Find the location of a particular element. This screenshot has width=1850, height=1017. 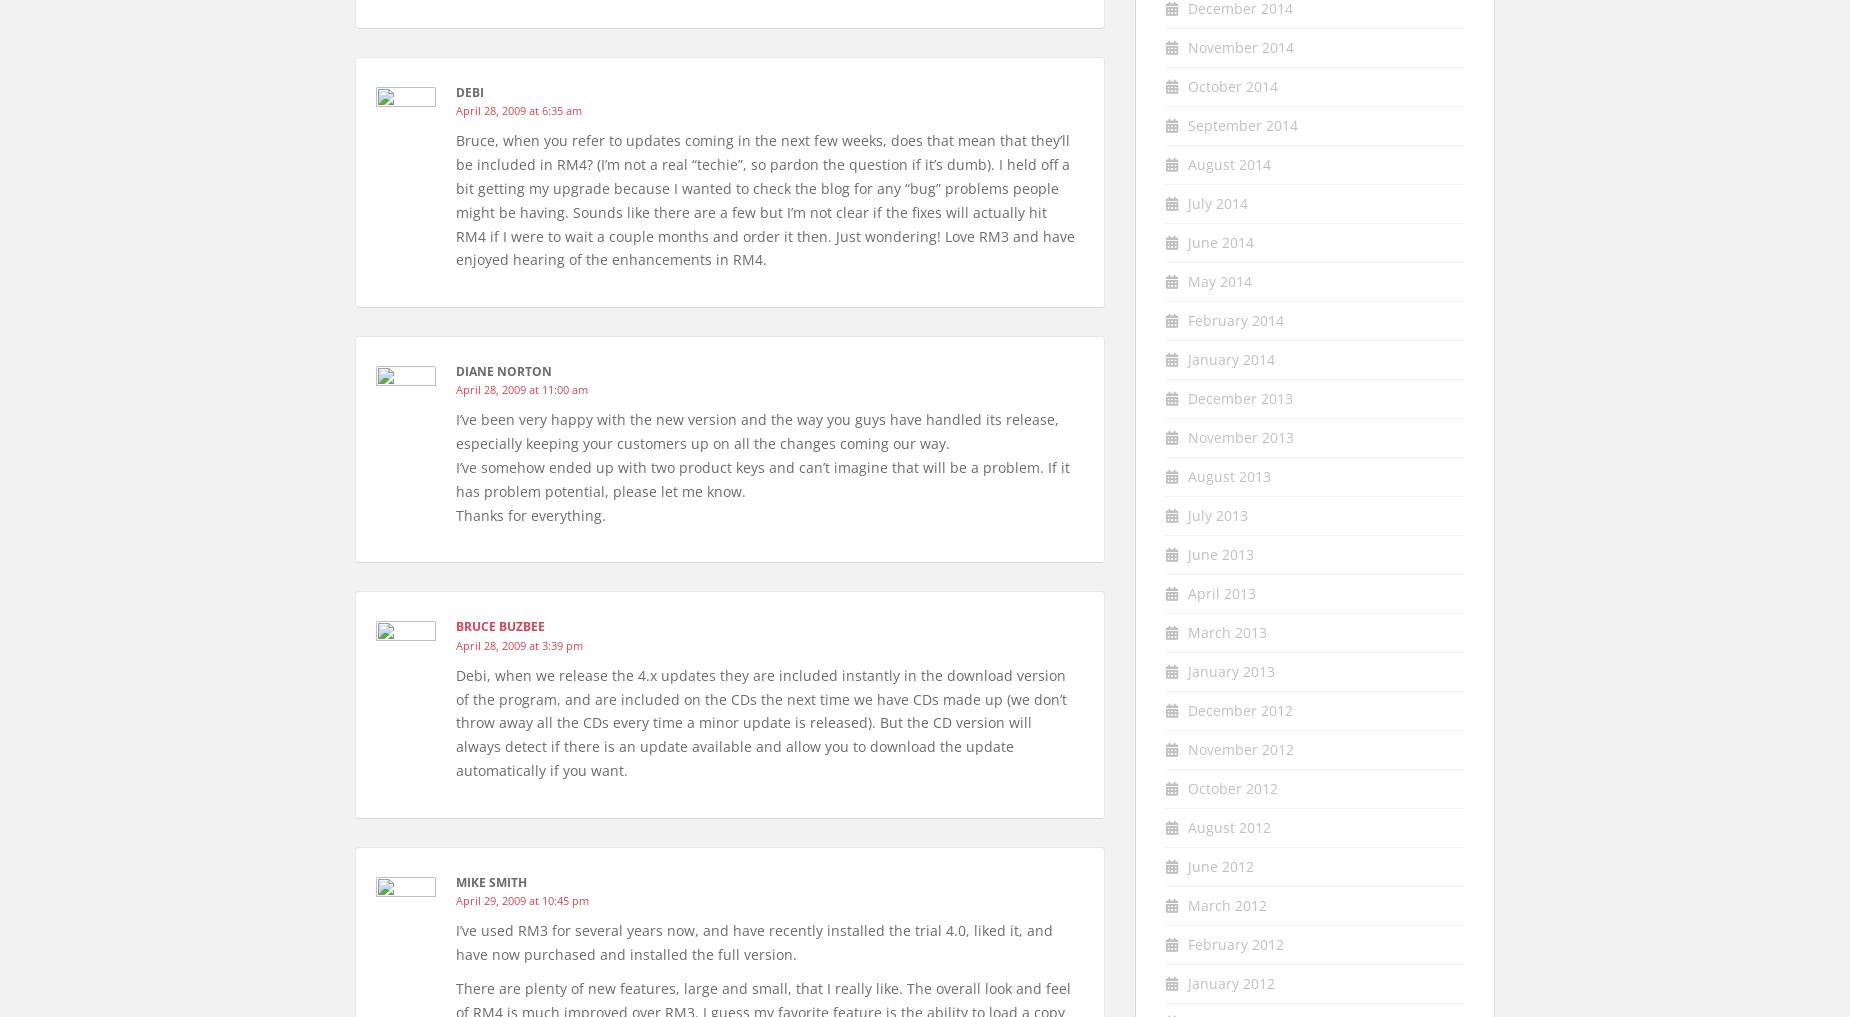

'June 2012' is located at coordinates (1220, 865).